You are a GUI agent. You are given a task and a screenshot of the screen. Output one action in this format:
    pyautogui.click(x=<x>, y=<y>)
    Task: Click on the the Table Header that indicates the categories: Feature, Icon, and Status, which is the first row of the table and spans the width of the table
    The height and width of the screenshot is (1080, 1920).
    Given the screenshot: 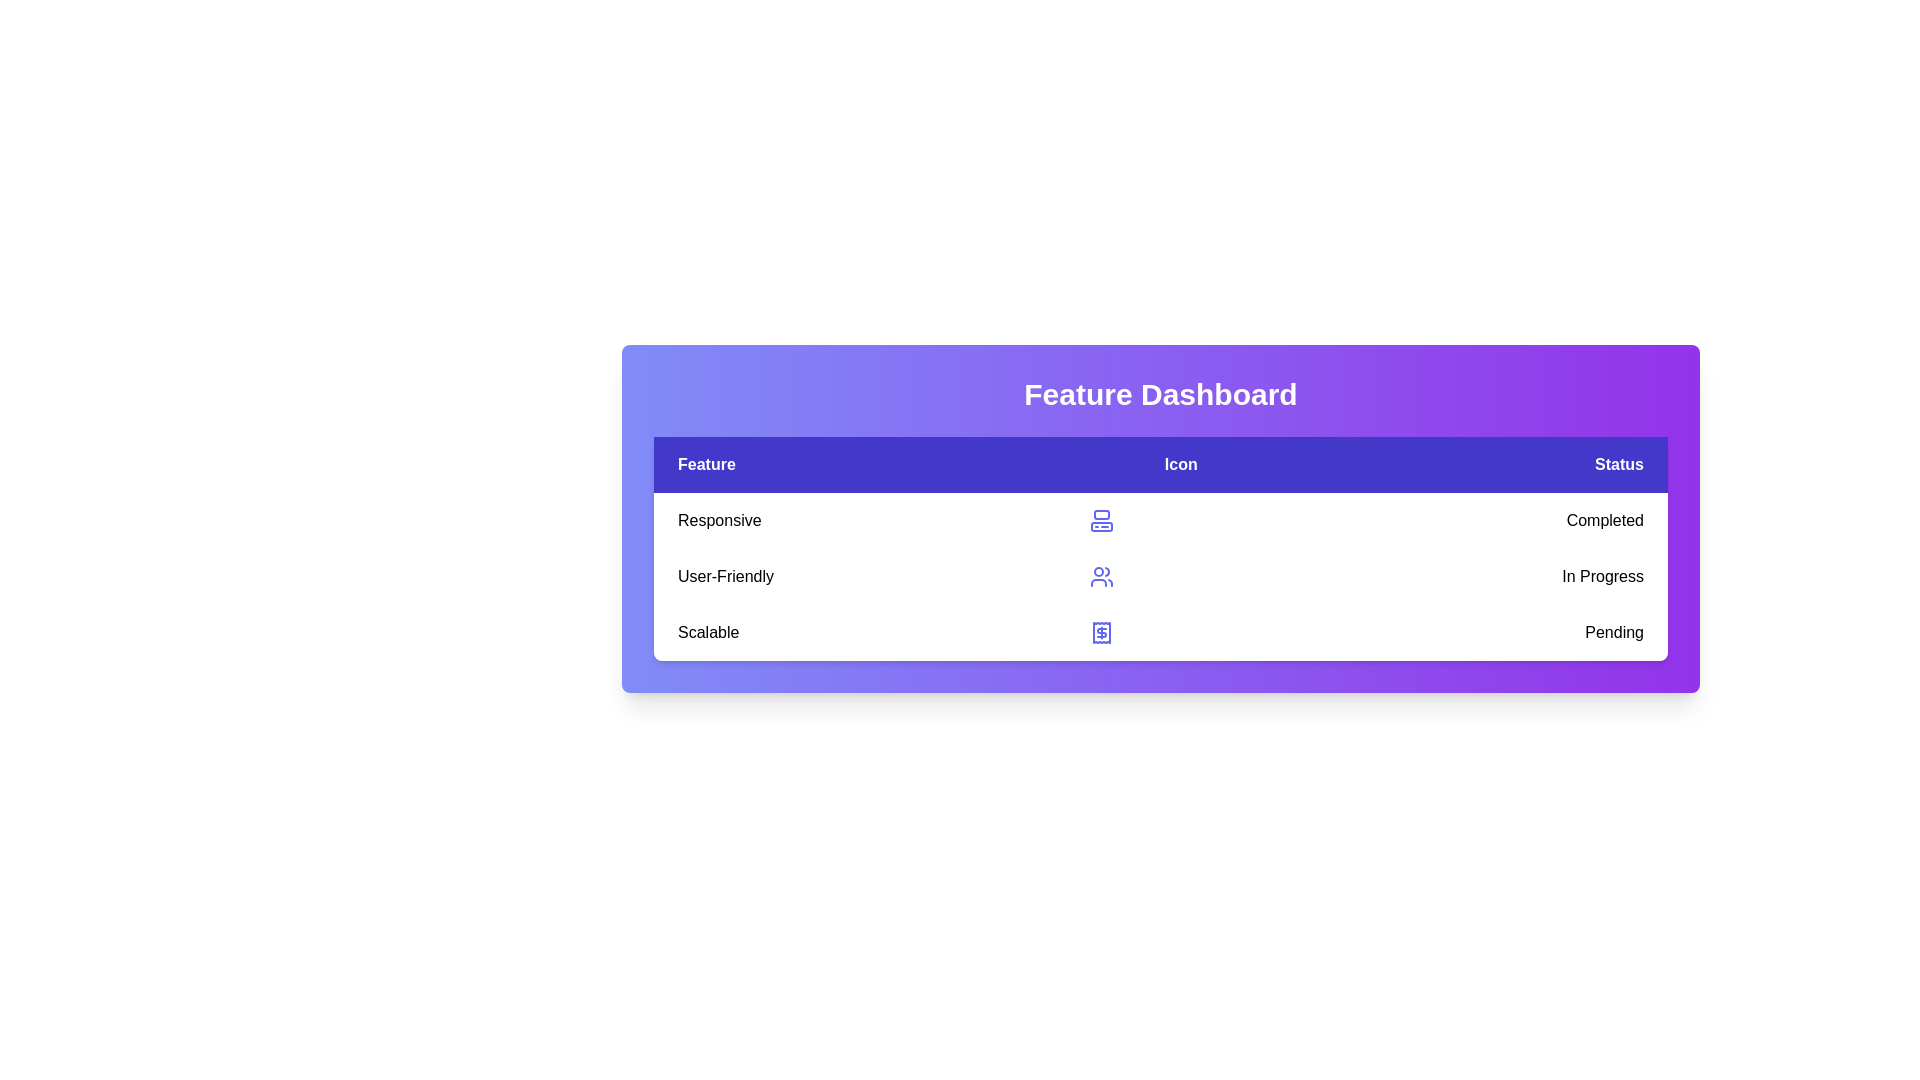 What is the action you would take?
    pyautogui.click(x=1161, y=465)
    